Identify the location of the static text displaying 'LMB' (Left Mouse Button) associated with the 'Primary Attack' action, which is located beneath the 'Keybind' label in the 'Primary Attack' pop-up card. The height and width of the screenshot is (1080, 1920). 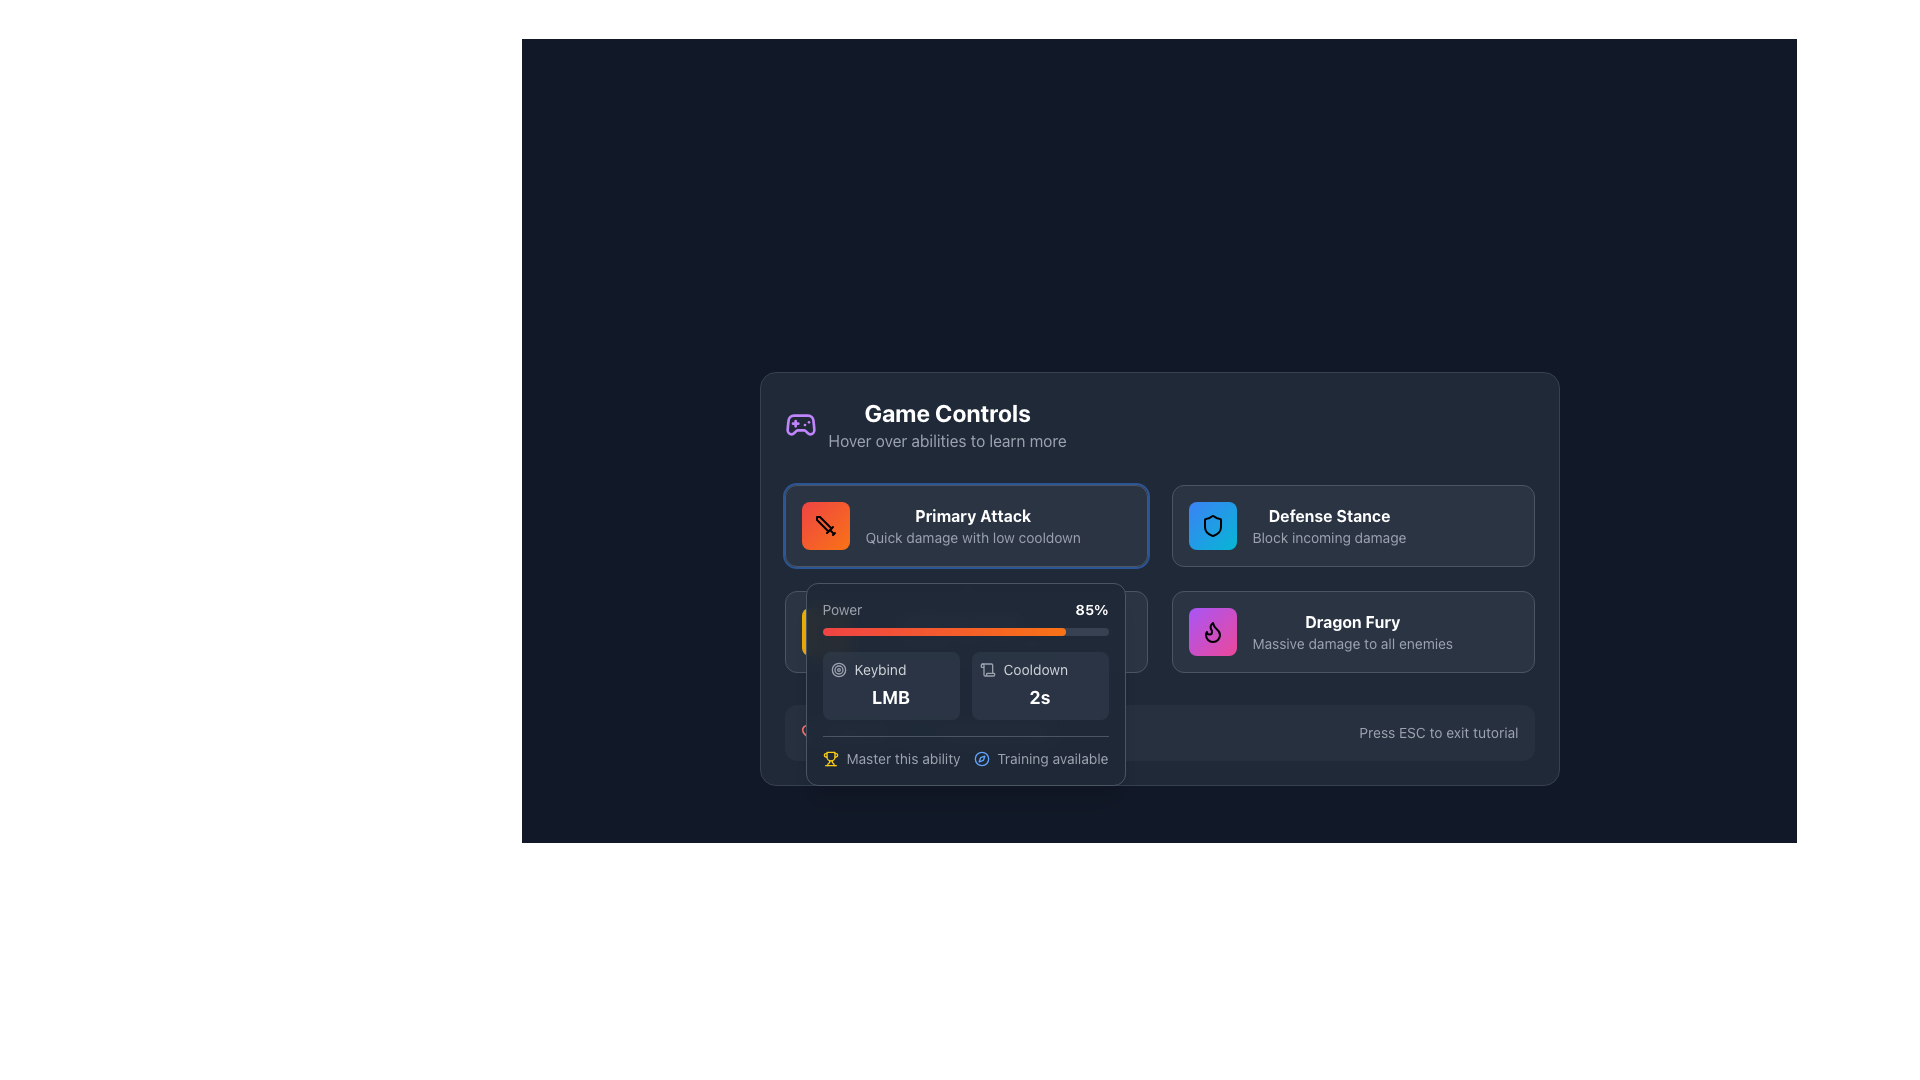
(890, 697).